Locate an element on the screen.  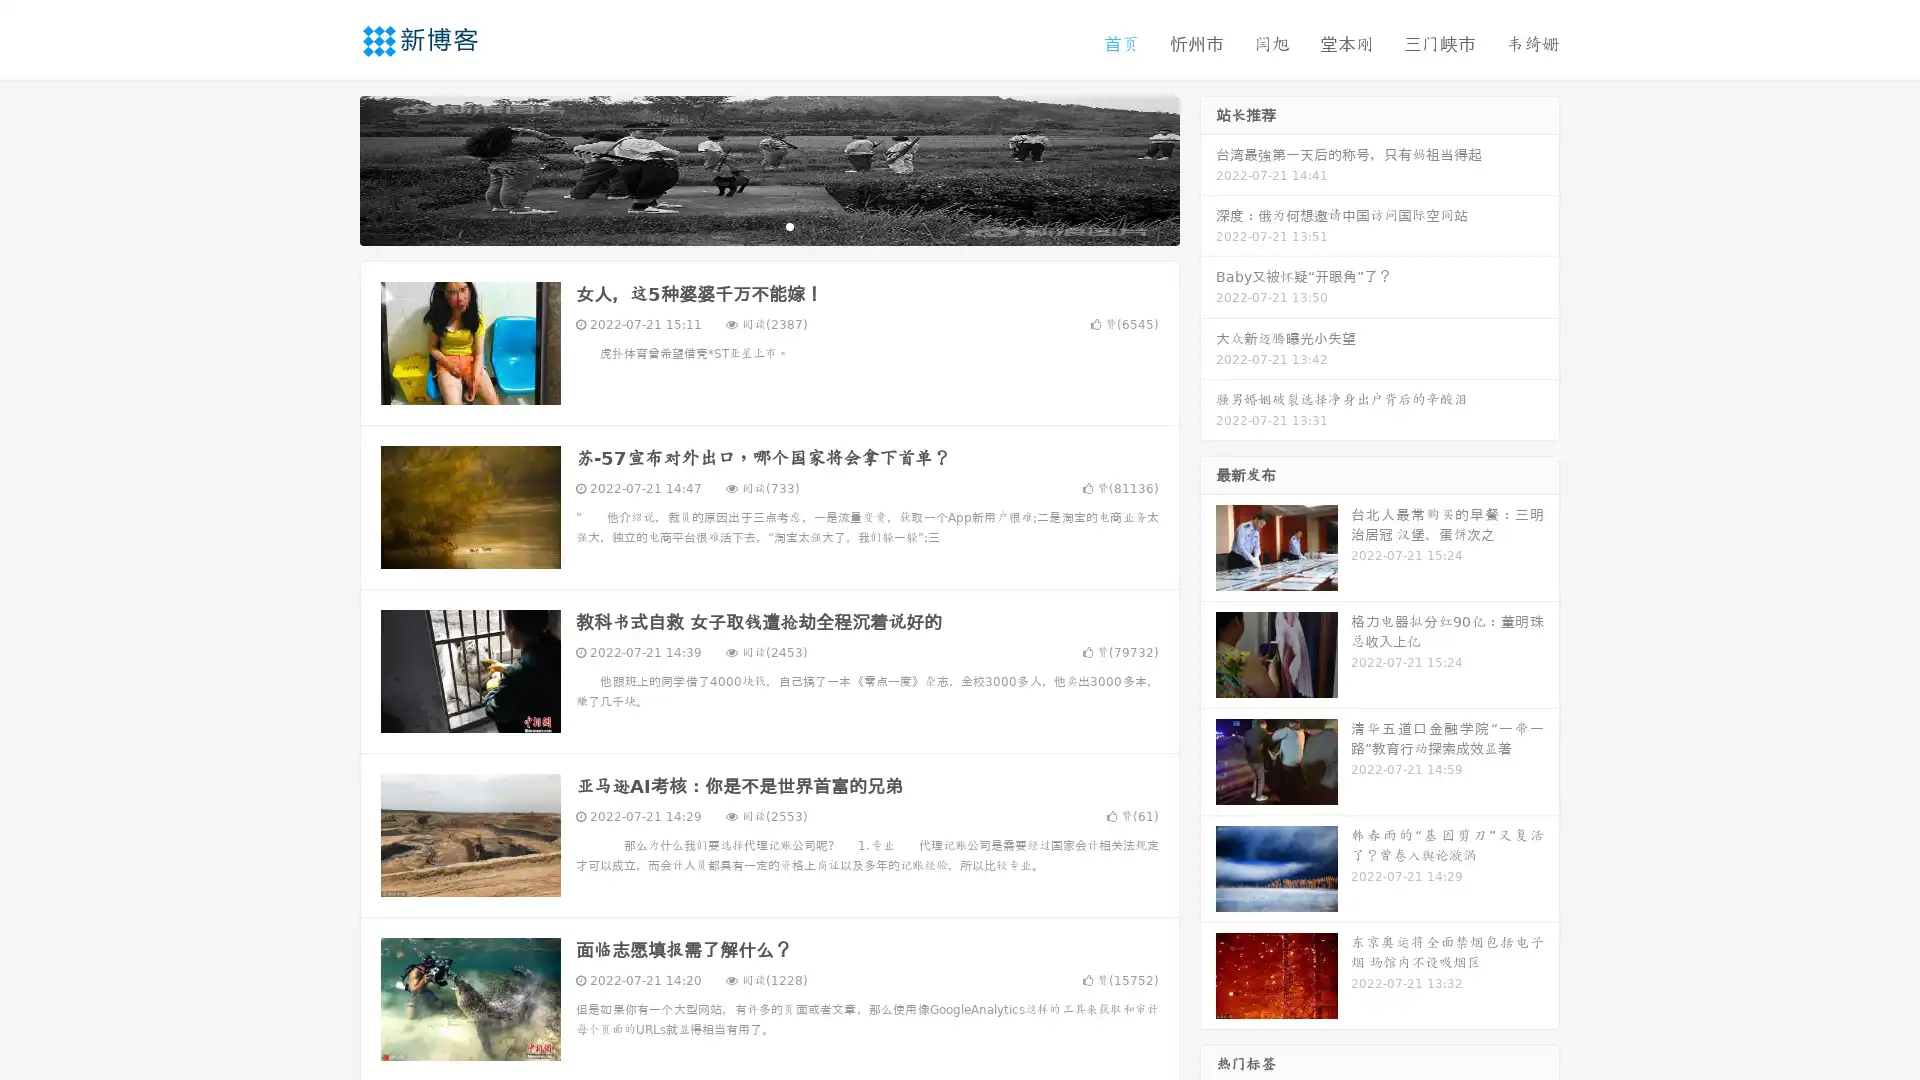
Previous slide is located at coordinates (330, 168).